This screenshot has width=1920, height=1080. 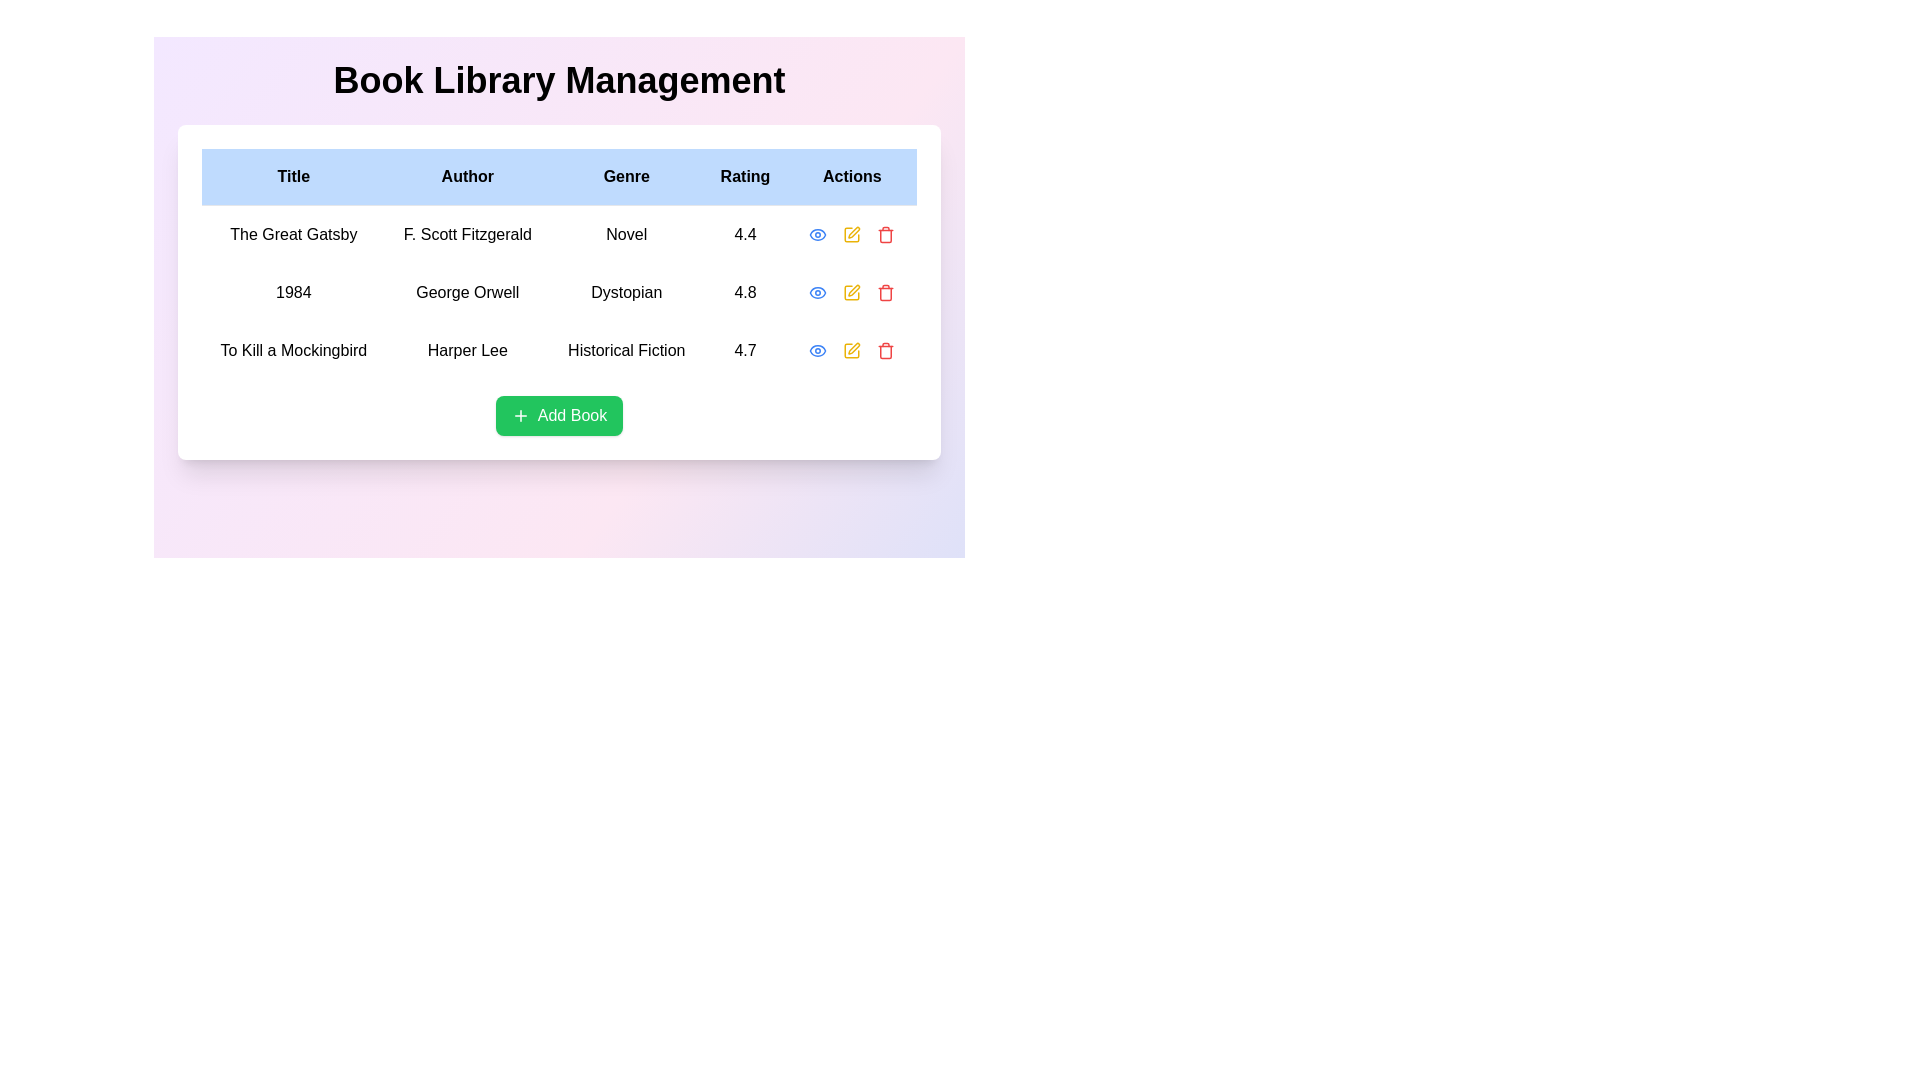 I want to click on the static text label displaying the rating '4.8' for the book '1984' in the 'Rating' column of the data grid, so click(x=744, y=293).